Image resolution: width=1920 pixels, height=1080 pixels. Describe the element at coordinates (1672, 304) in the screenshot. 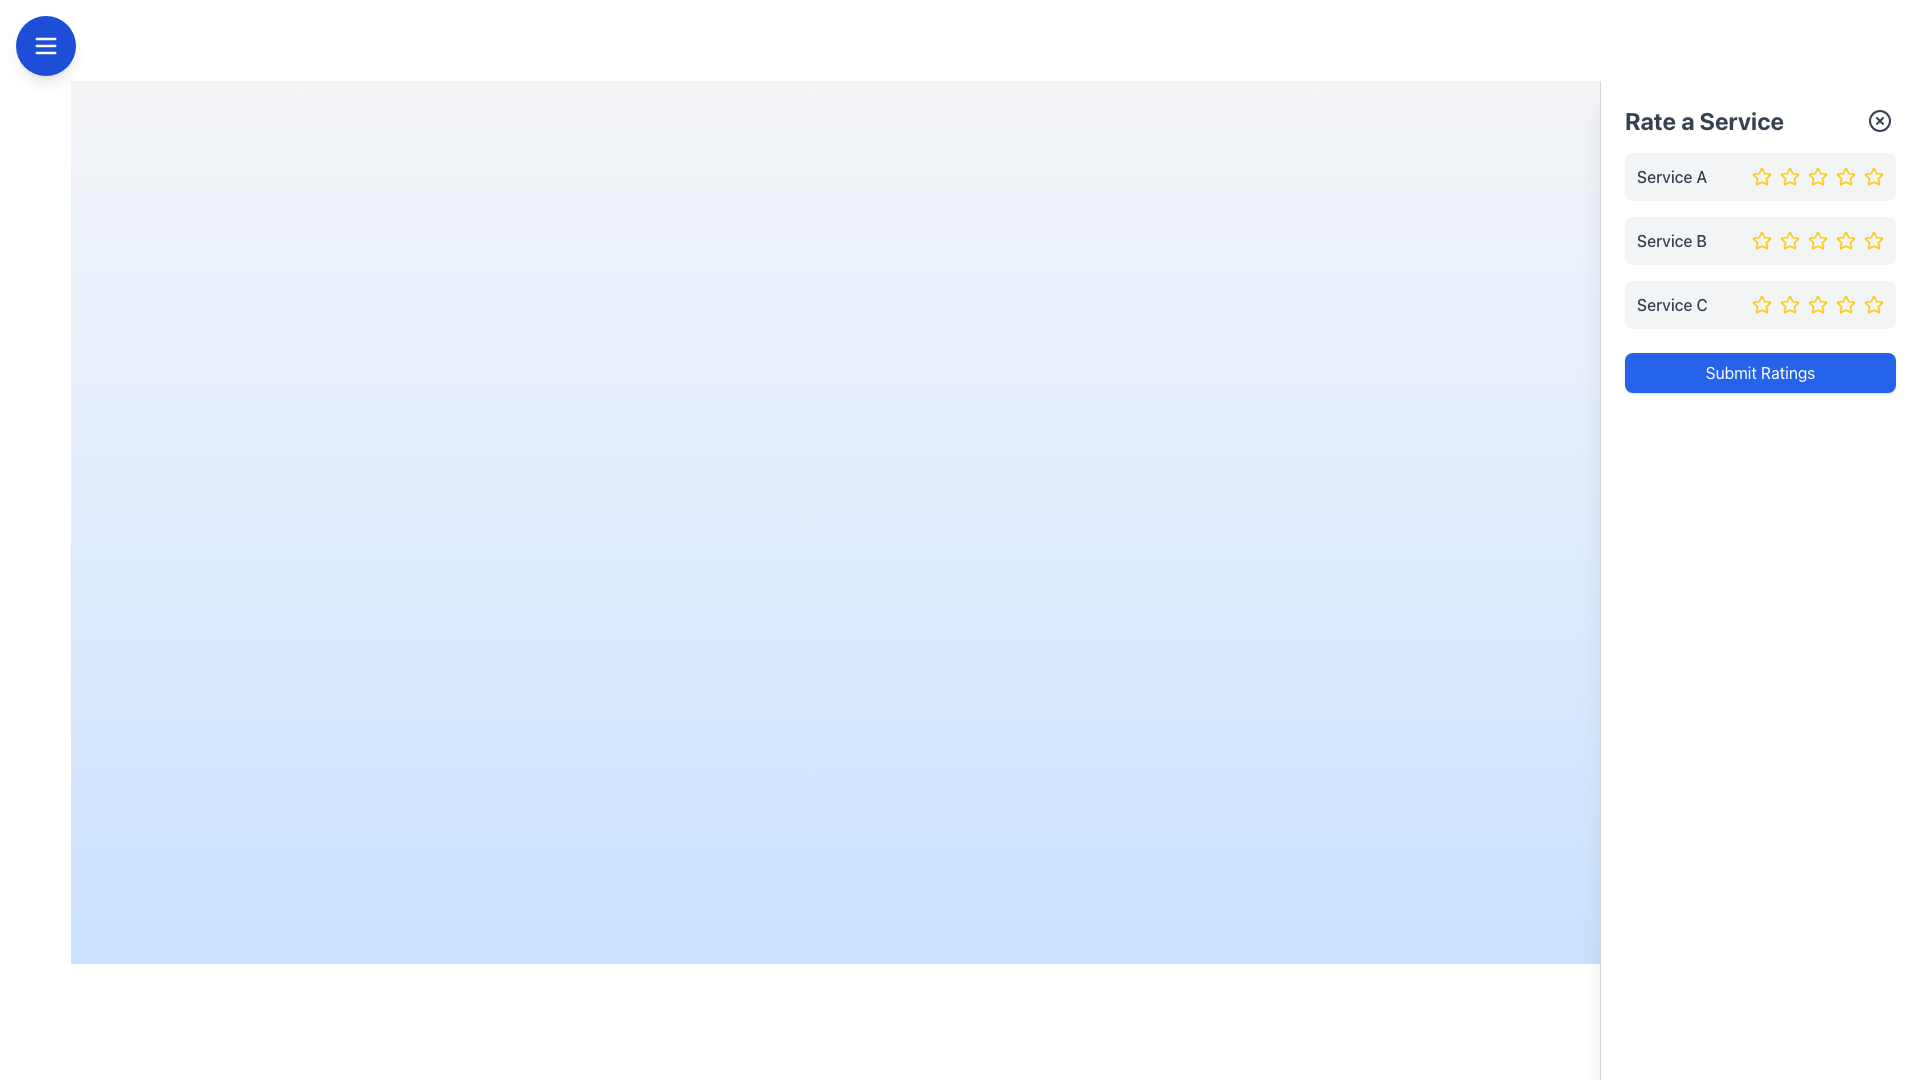

I see `the third text label in the vertical list of services under the 'Rate a Service' heading, which identifies the service being rated` at that location.